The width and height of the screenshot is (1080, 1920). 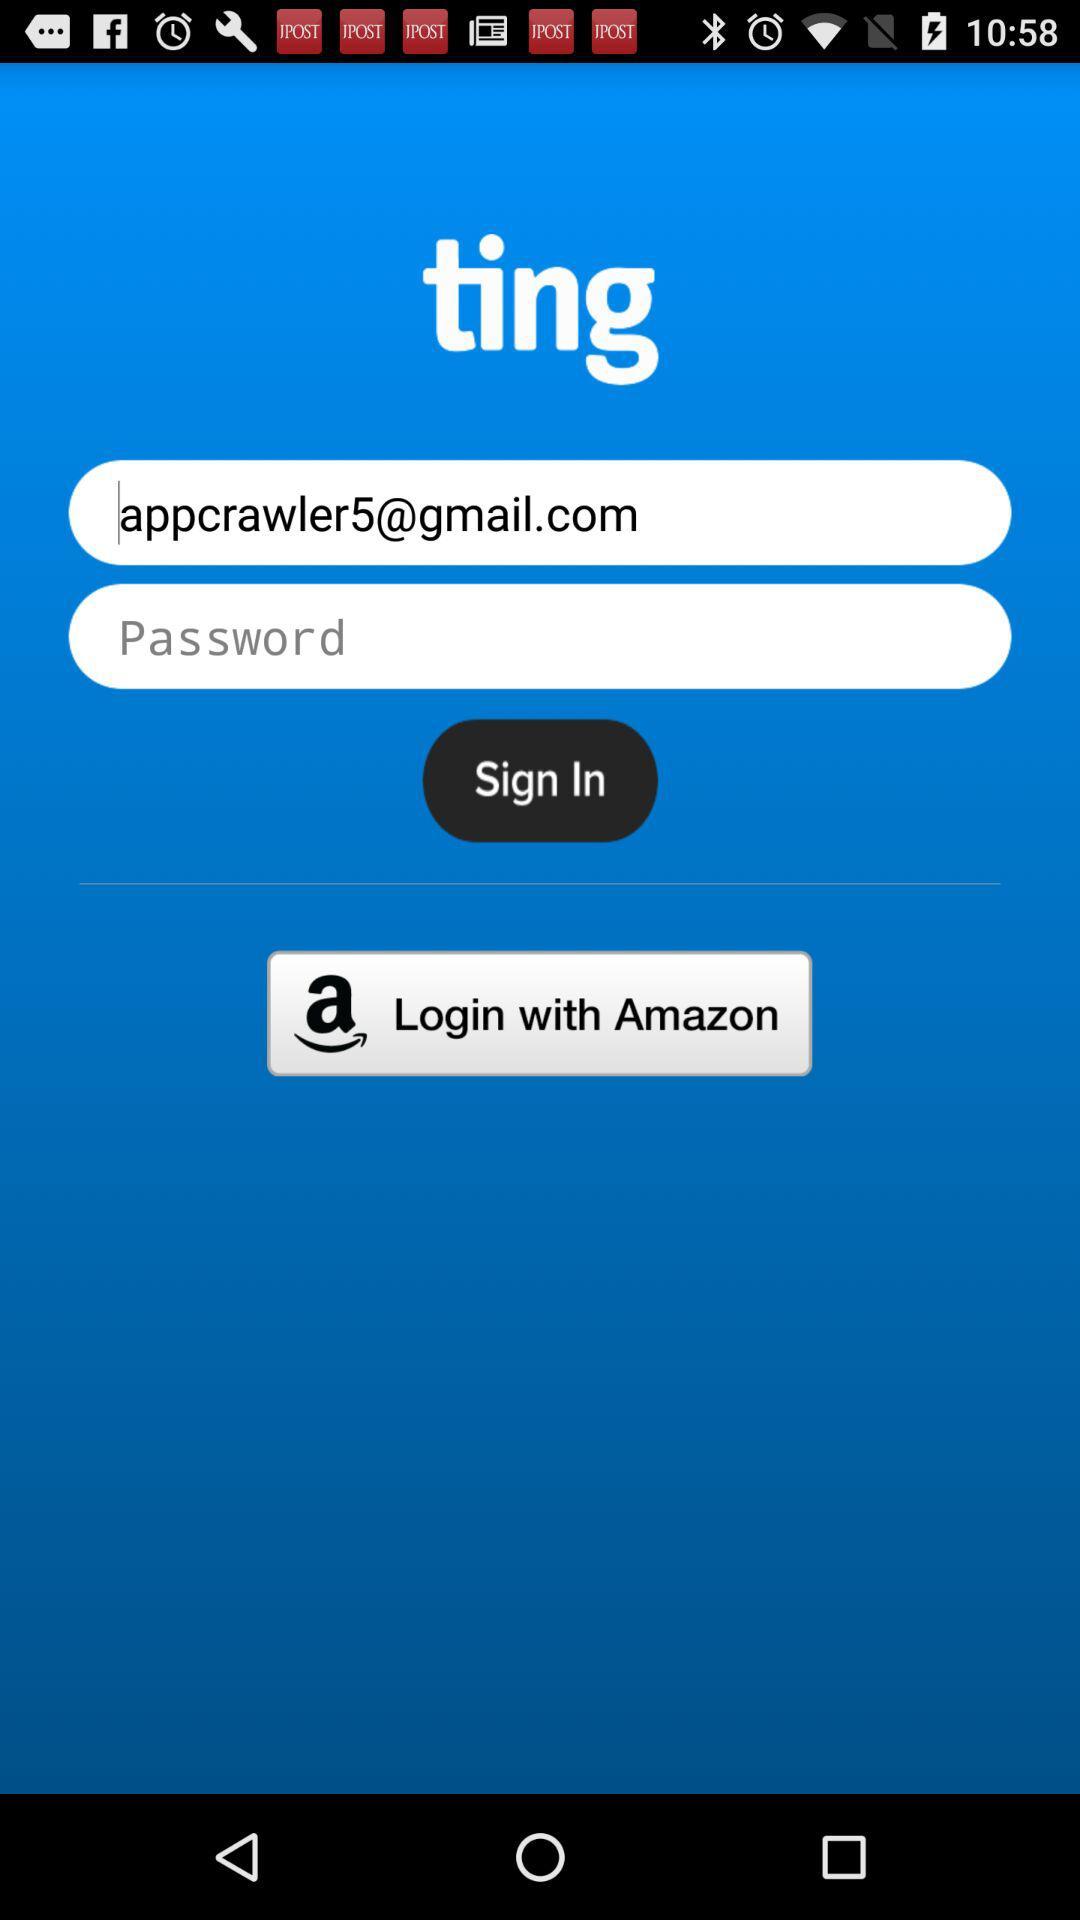 I want to click on login to my account, so click(x=538, y=1013).